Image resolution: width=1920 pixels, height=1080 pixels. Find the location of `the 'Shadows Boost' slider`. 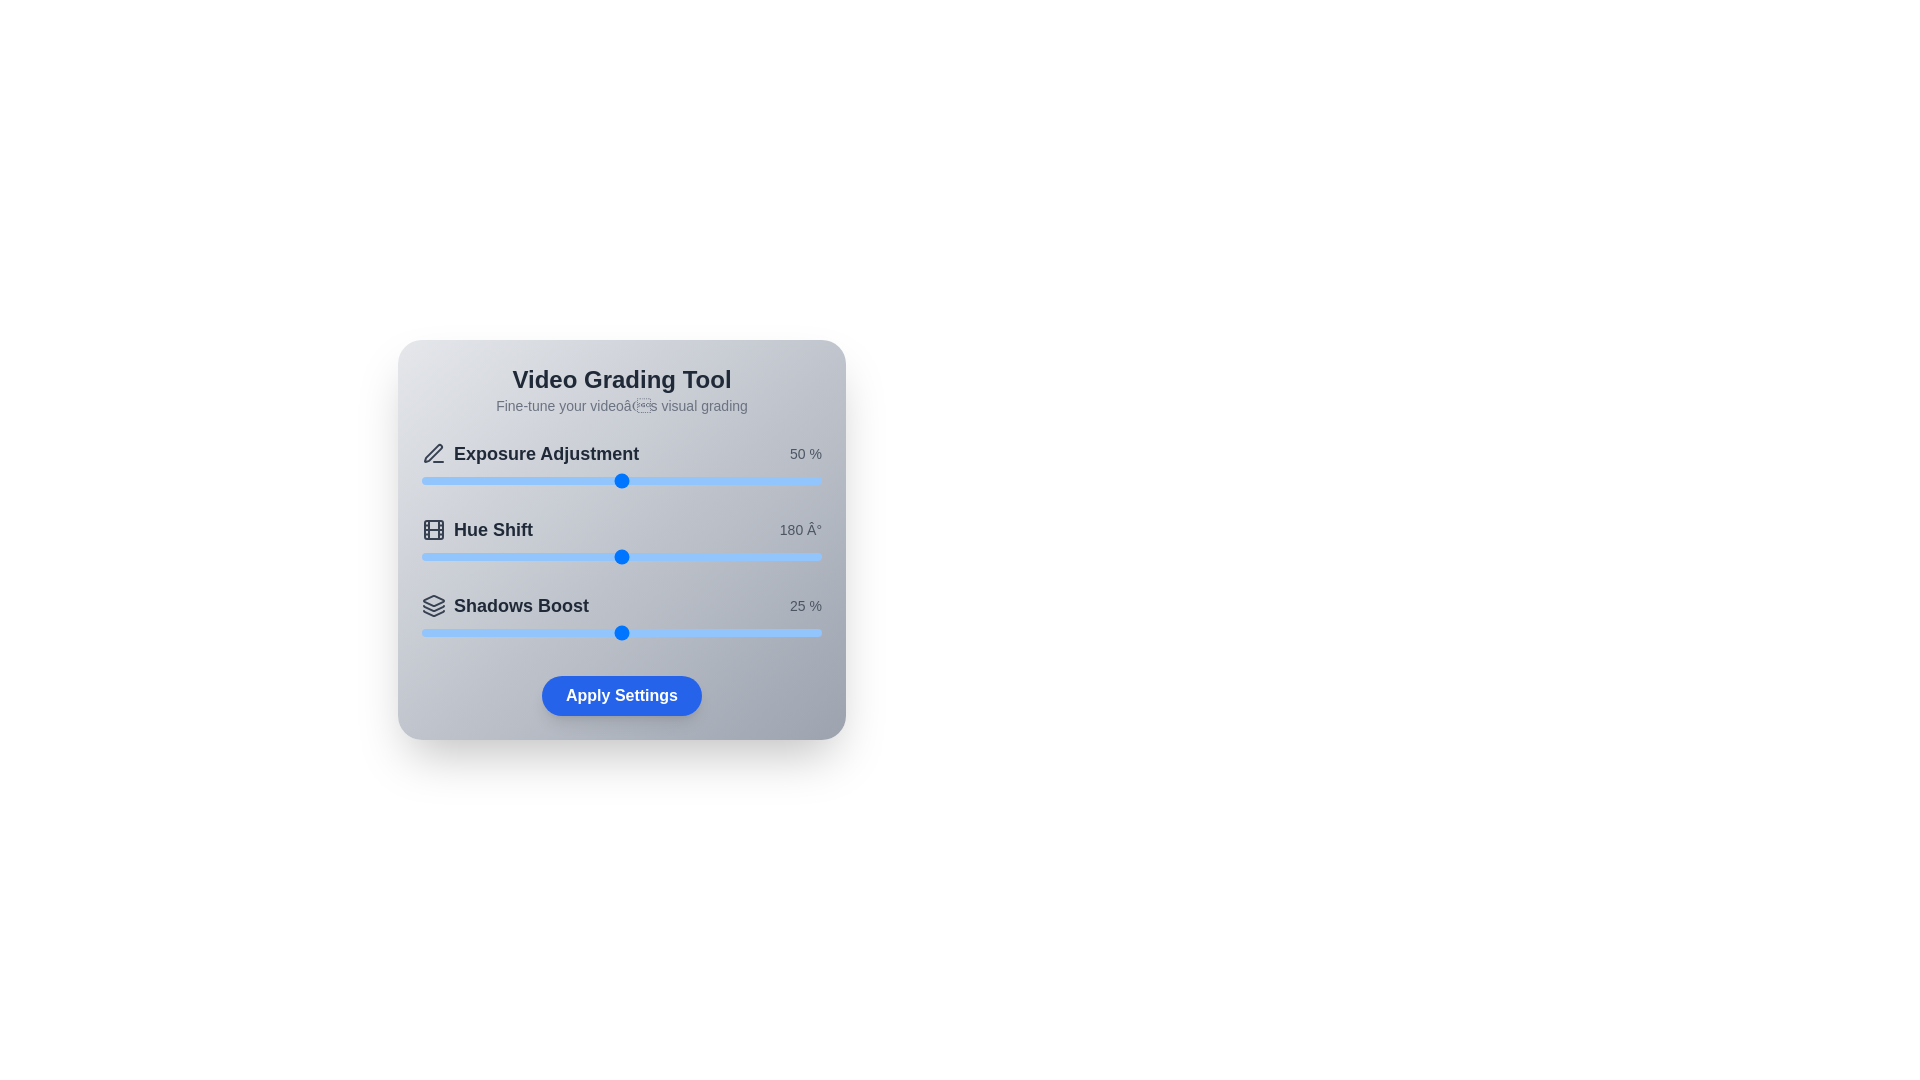

the 'Shadows Boost' slider is located at coordinates (526, 632).